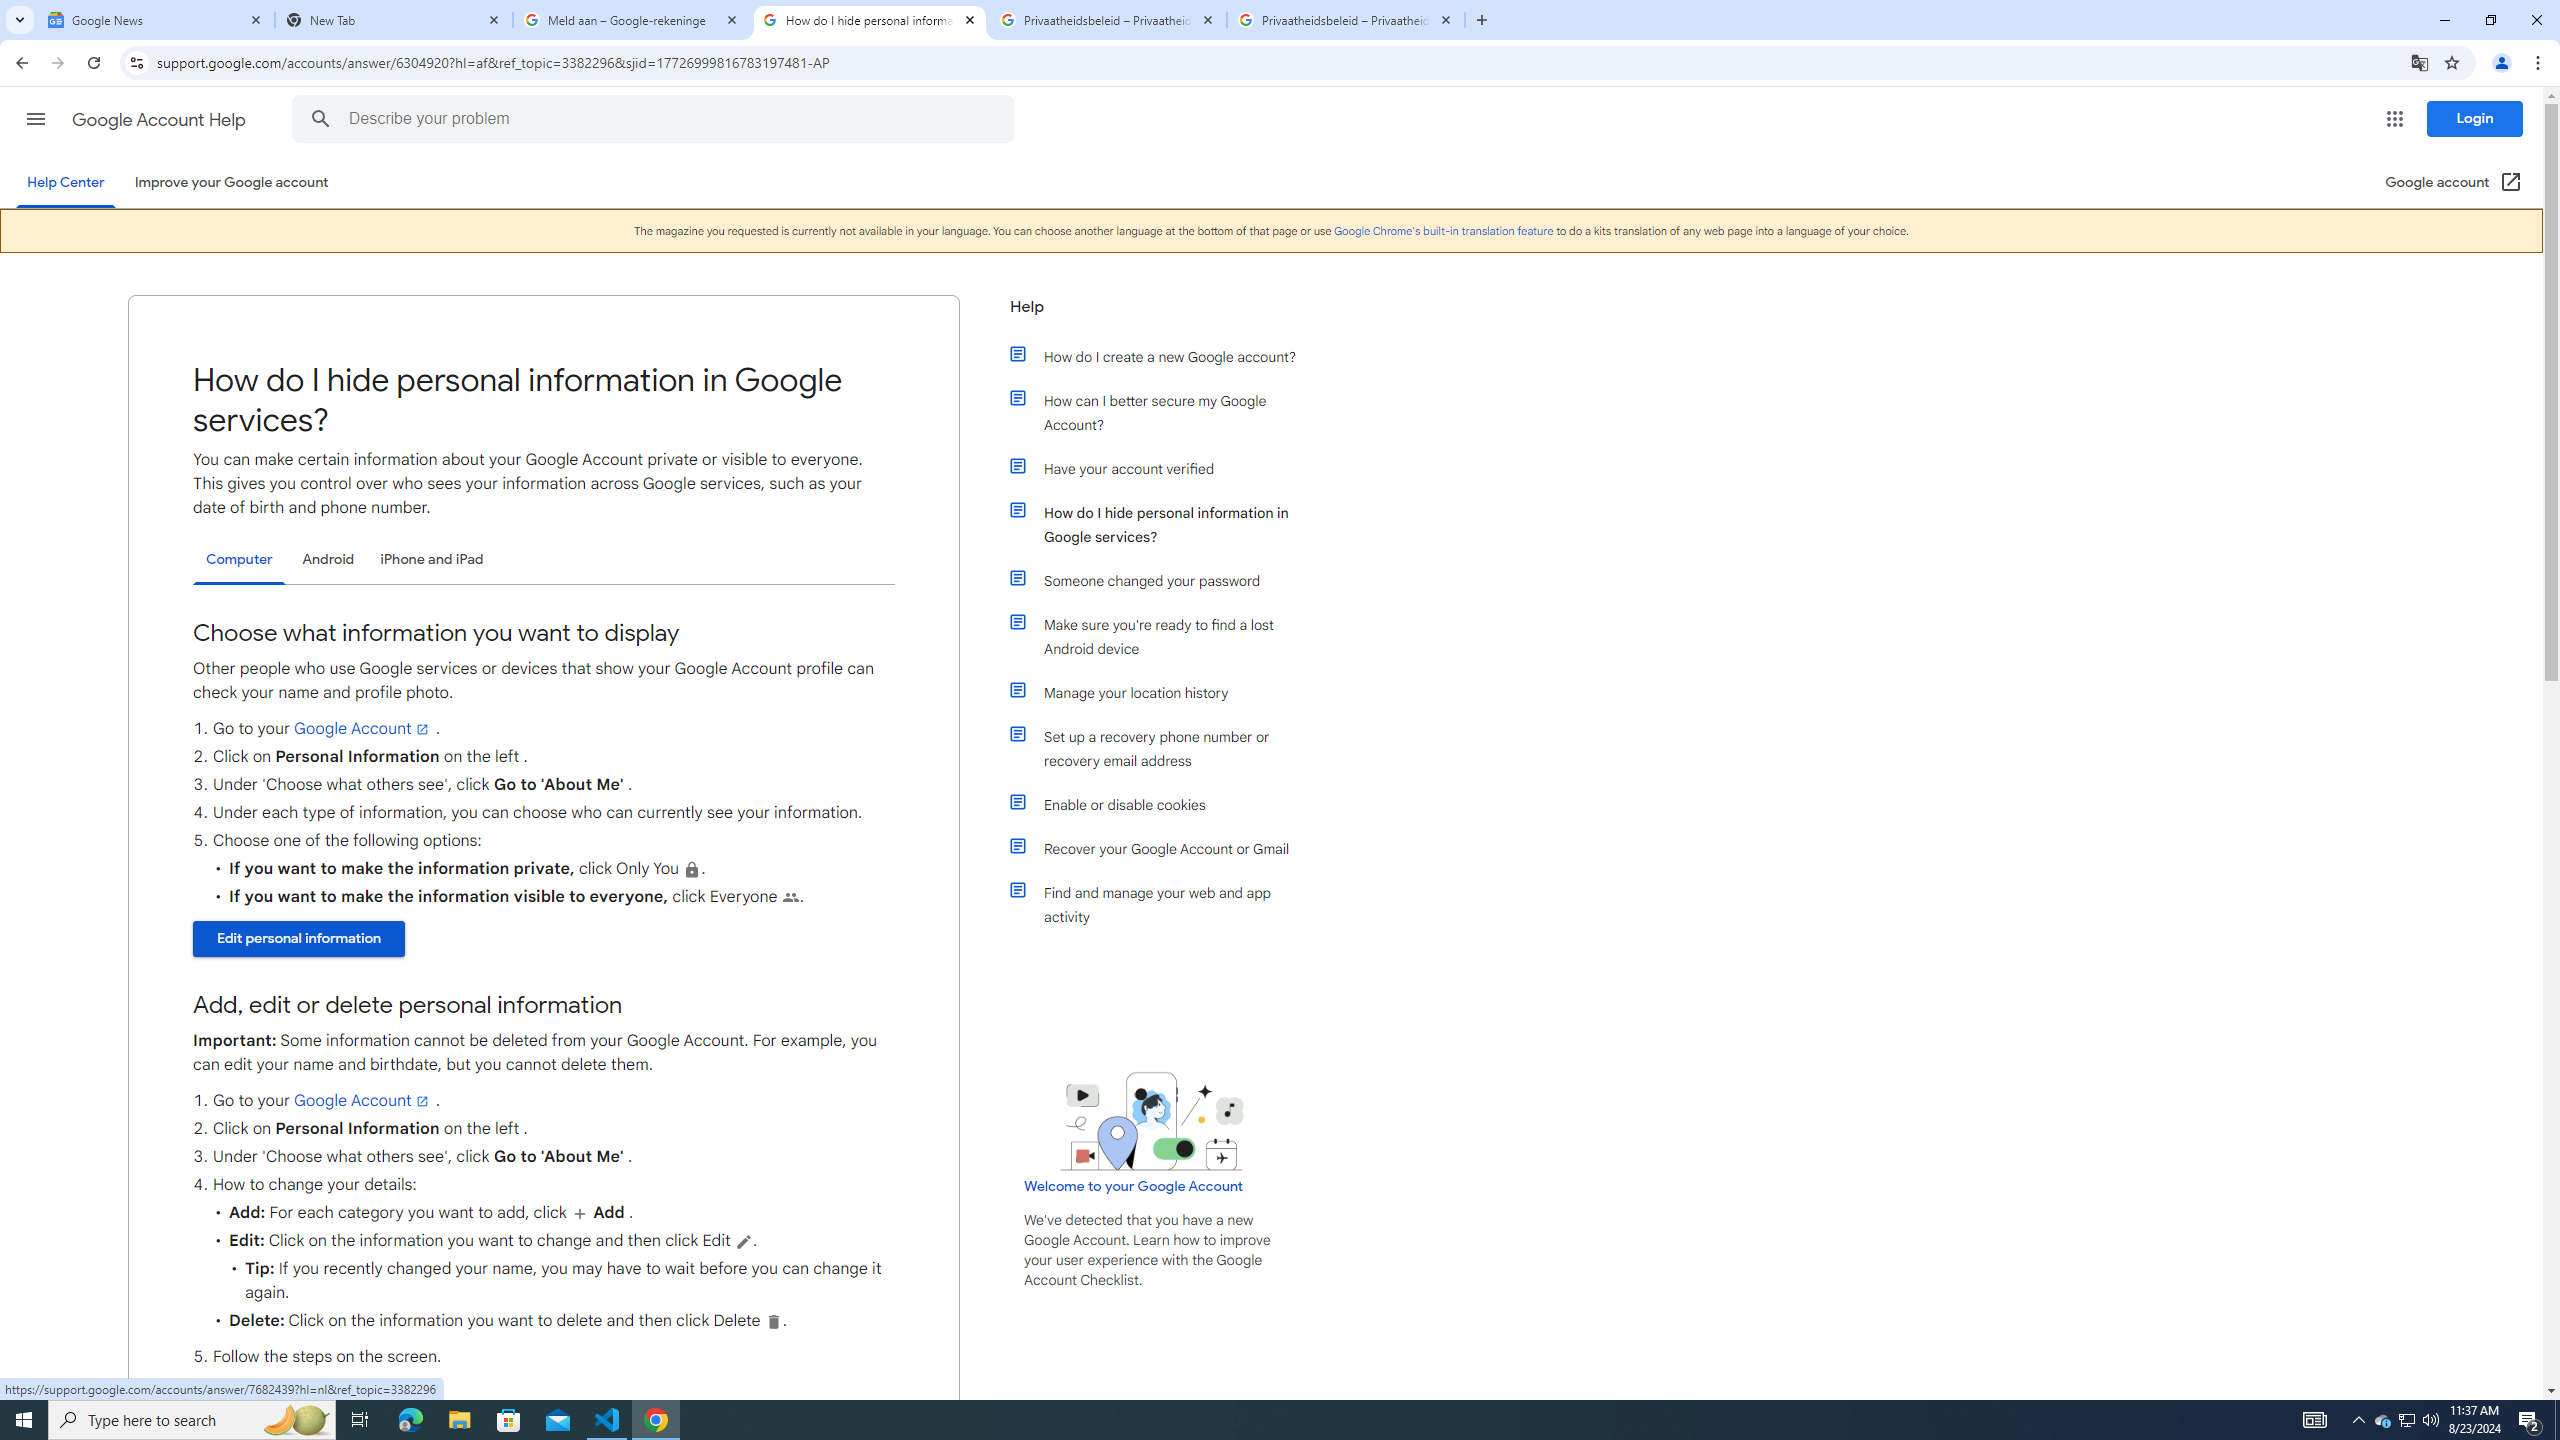 Image resolution: width=2560 pixels, height=1440 pixels. What do you see at coordinates (327, 559) in the screenshot?
I see `'Android'` at bounding box center [327, 559].